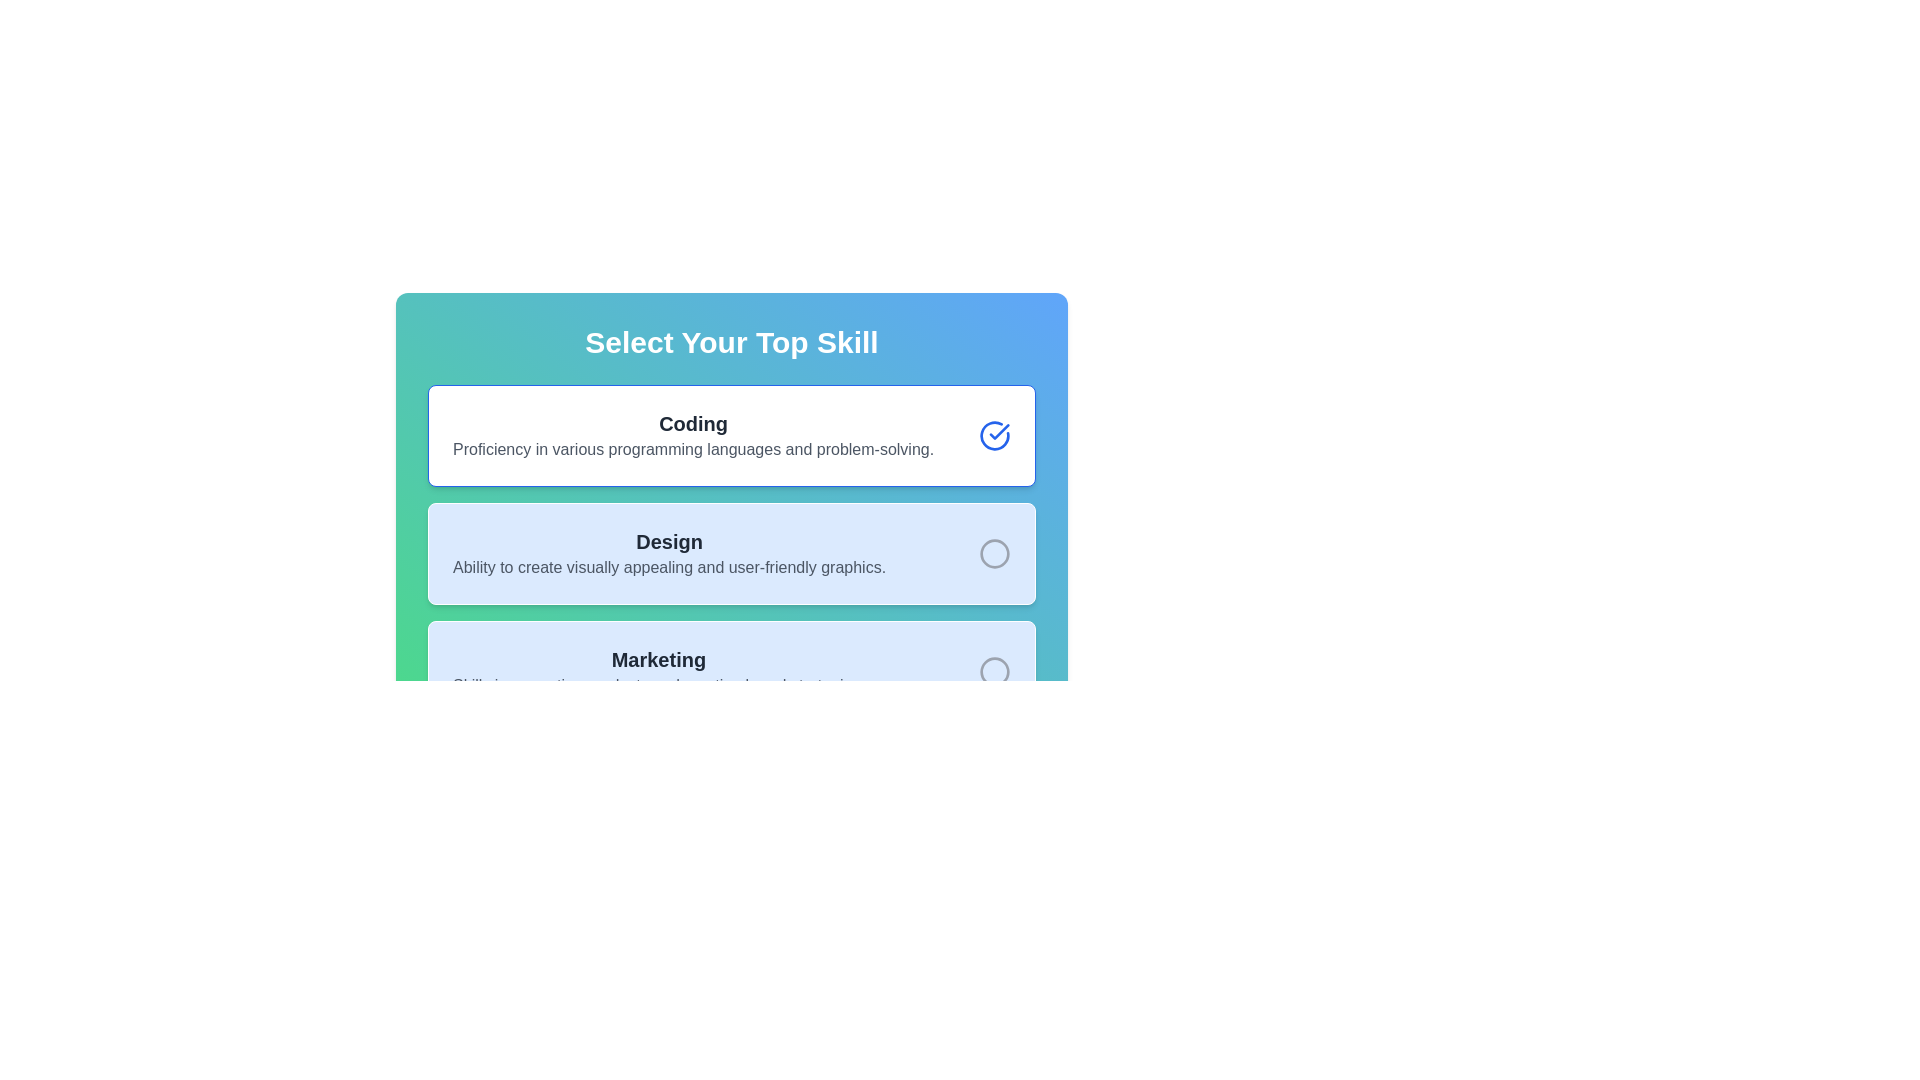  What do you see at coordinates (994, 671) in the screenshot?
I see `the circular graphical icon styled as an outline with a gray color located towards the right edge of the 'Marketing' skill selection box` at bounding box center [994, 671].